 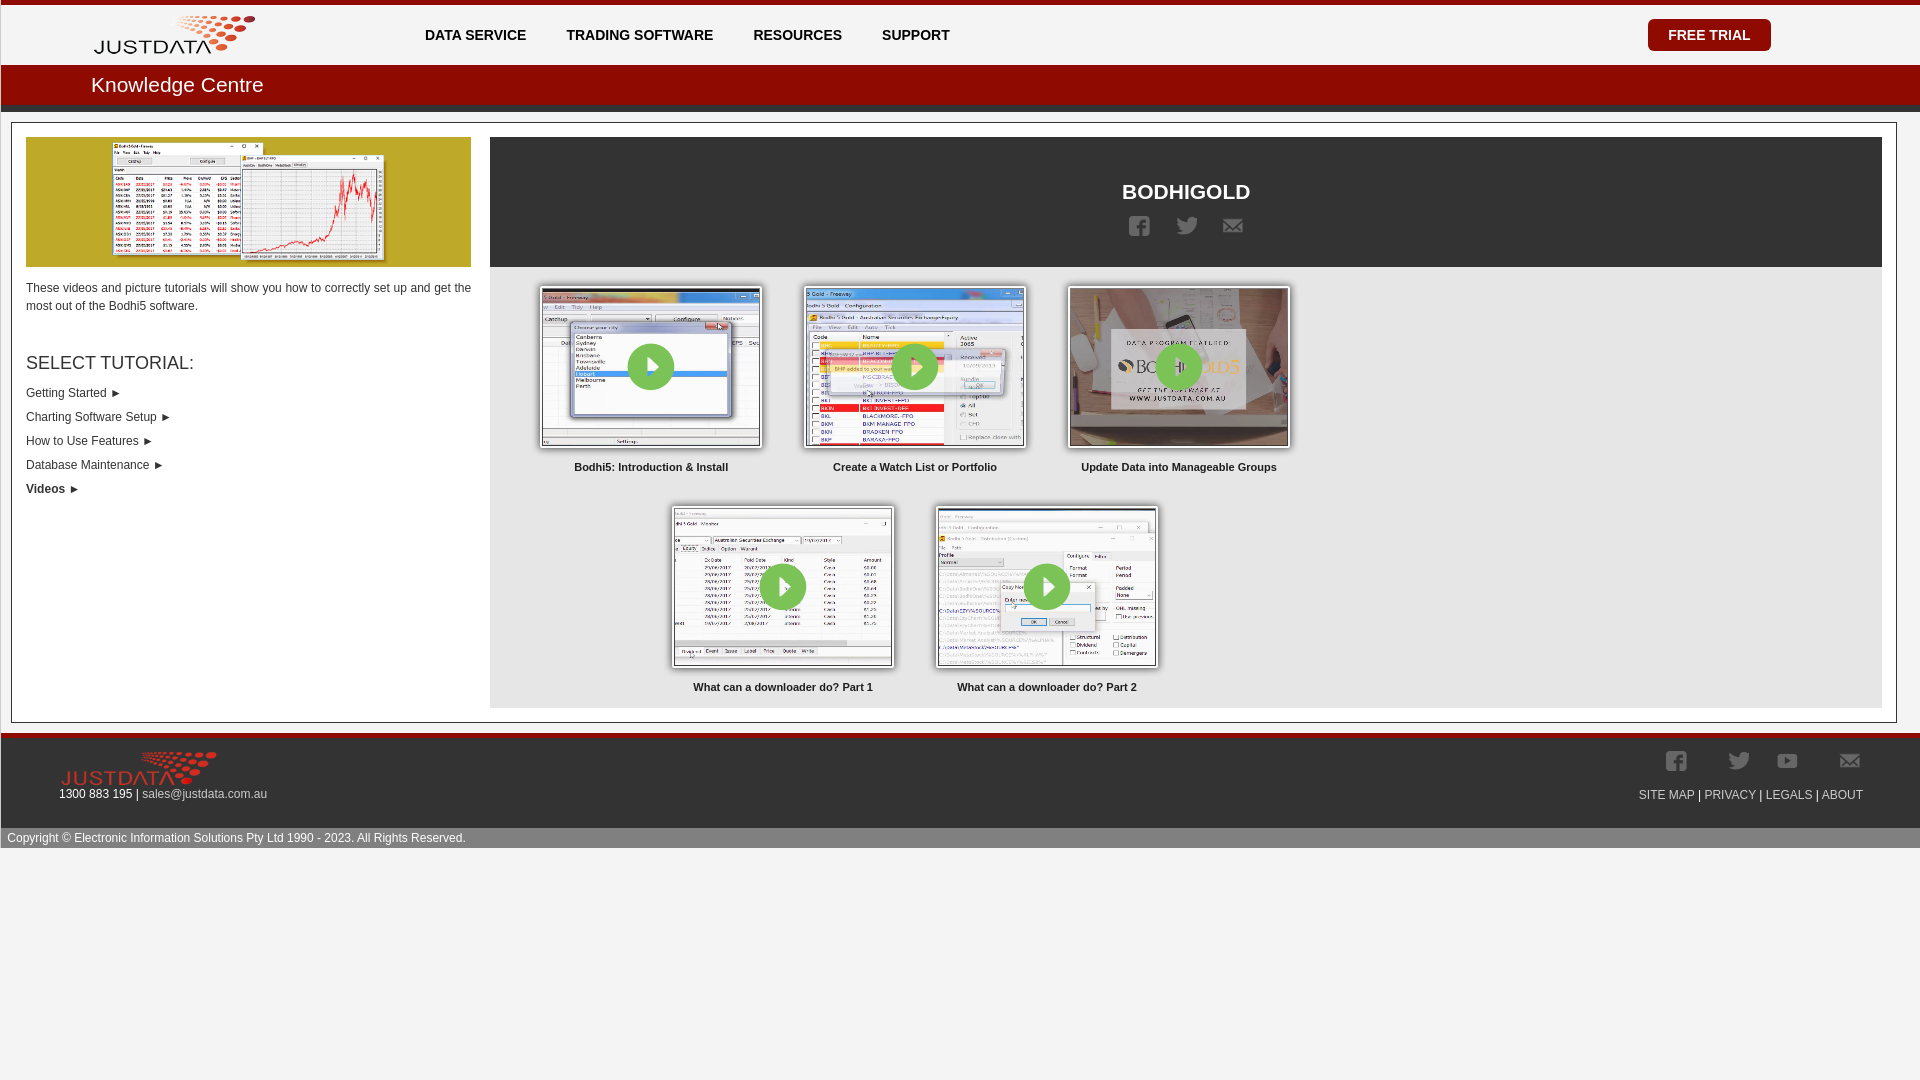 I want to click on 'FREE TRIAL', so click(x=1707, y=34).